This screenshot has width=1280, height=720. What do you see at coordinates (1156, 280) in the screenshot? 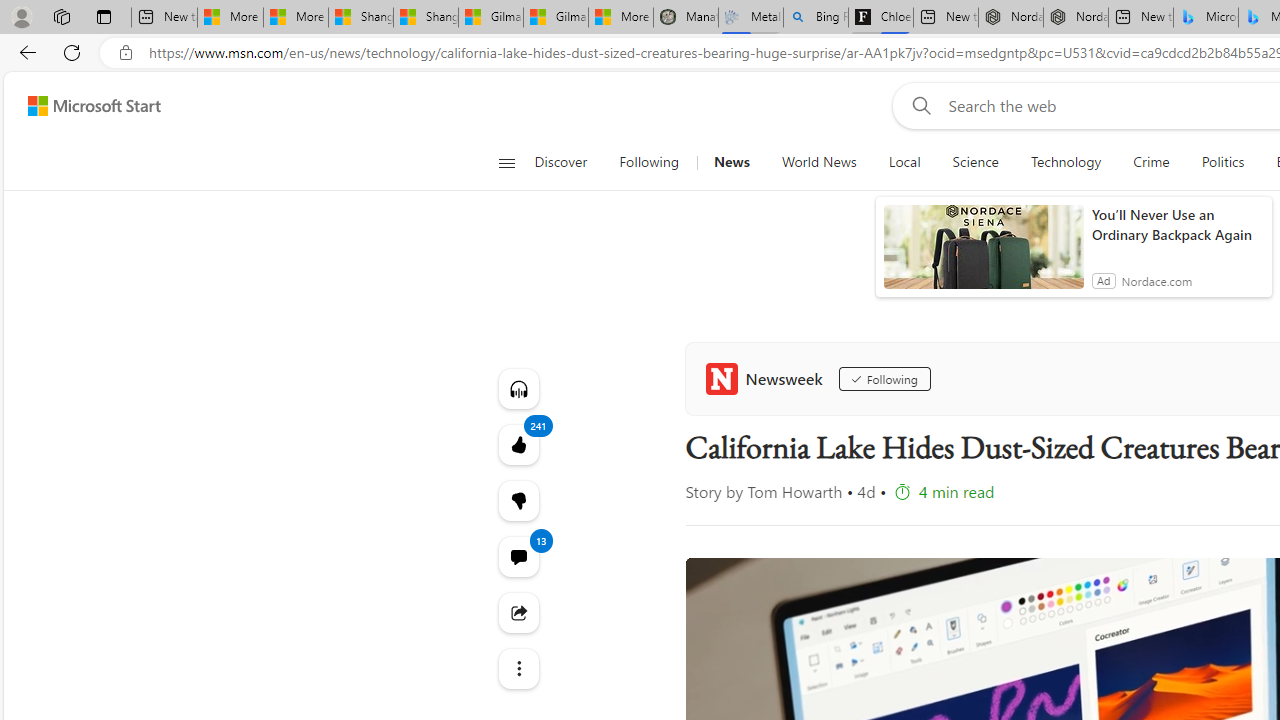
I see `'Nordace.com'` at bounding box center [1156, 280].